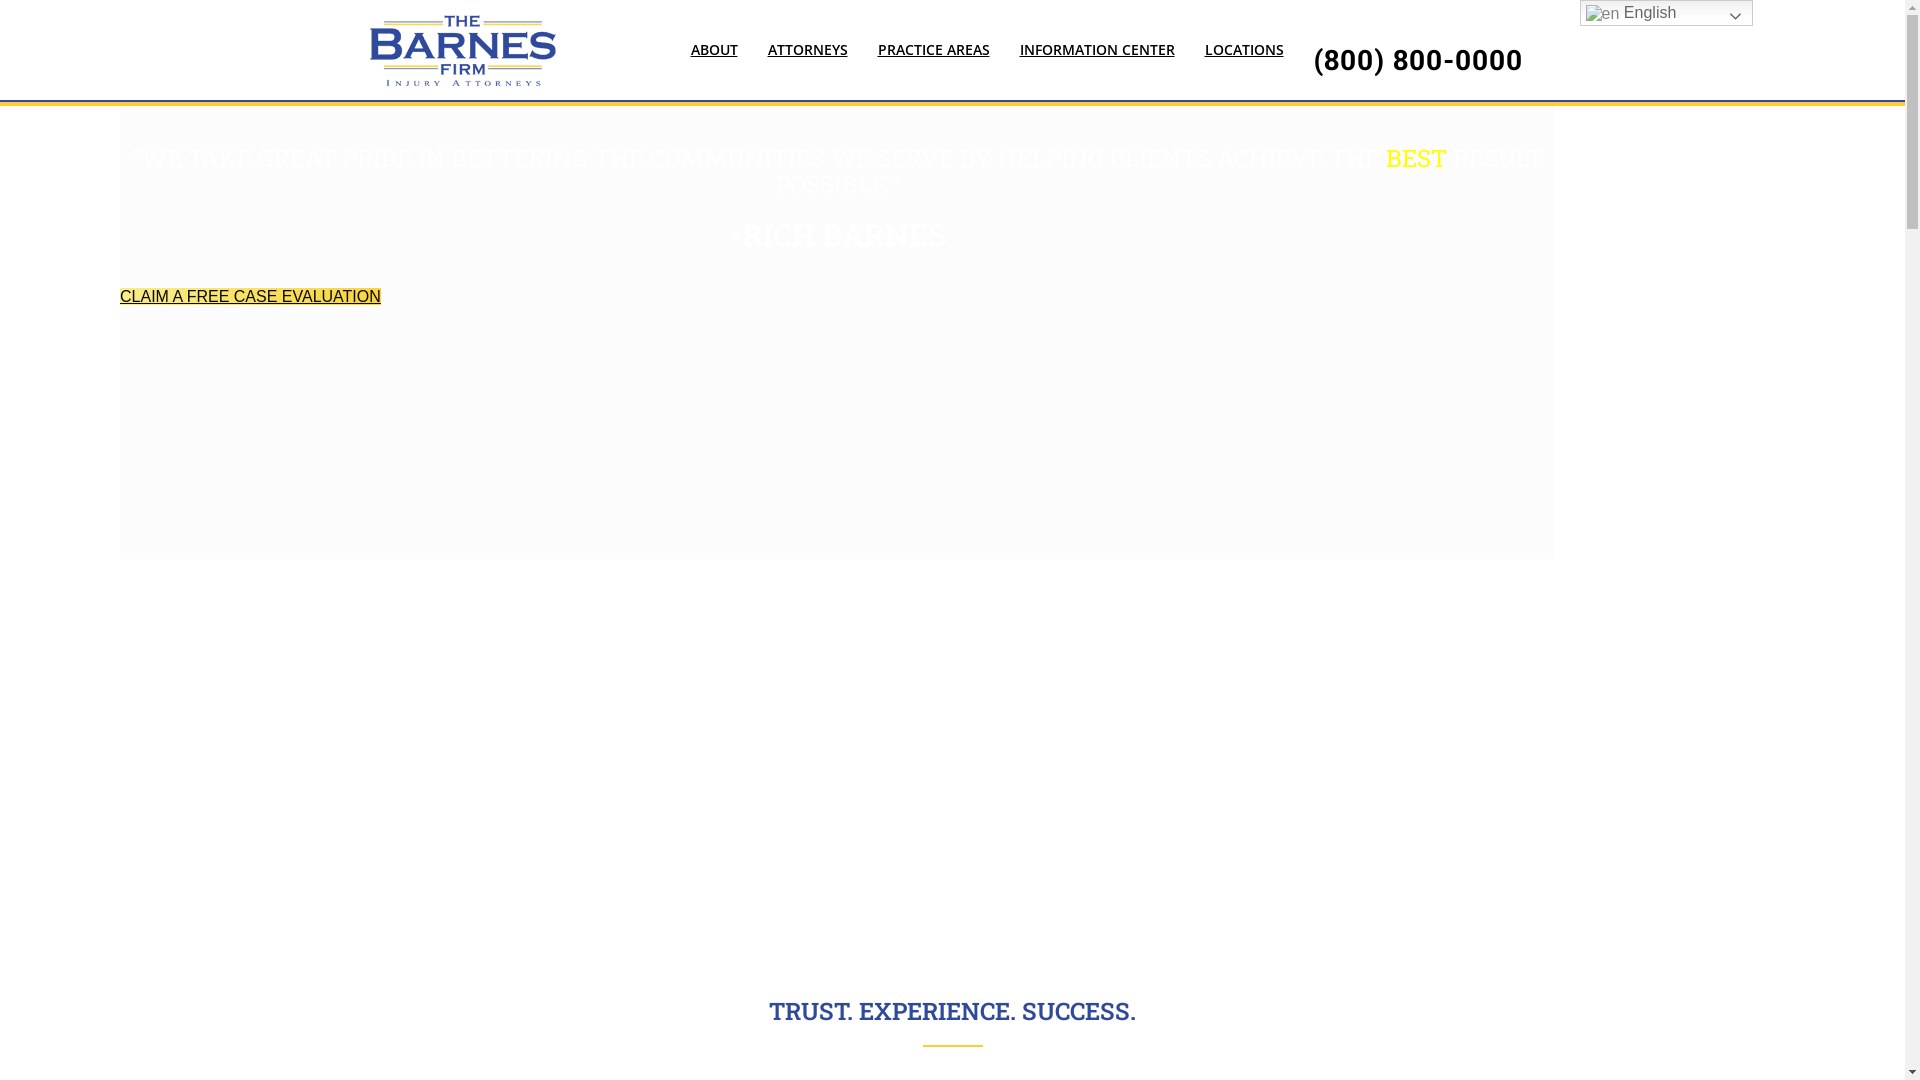  I want to click on 'English', so click(1578, 12).